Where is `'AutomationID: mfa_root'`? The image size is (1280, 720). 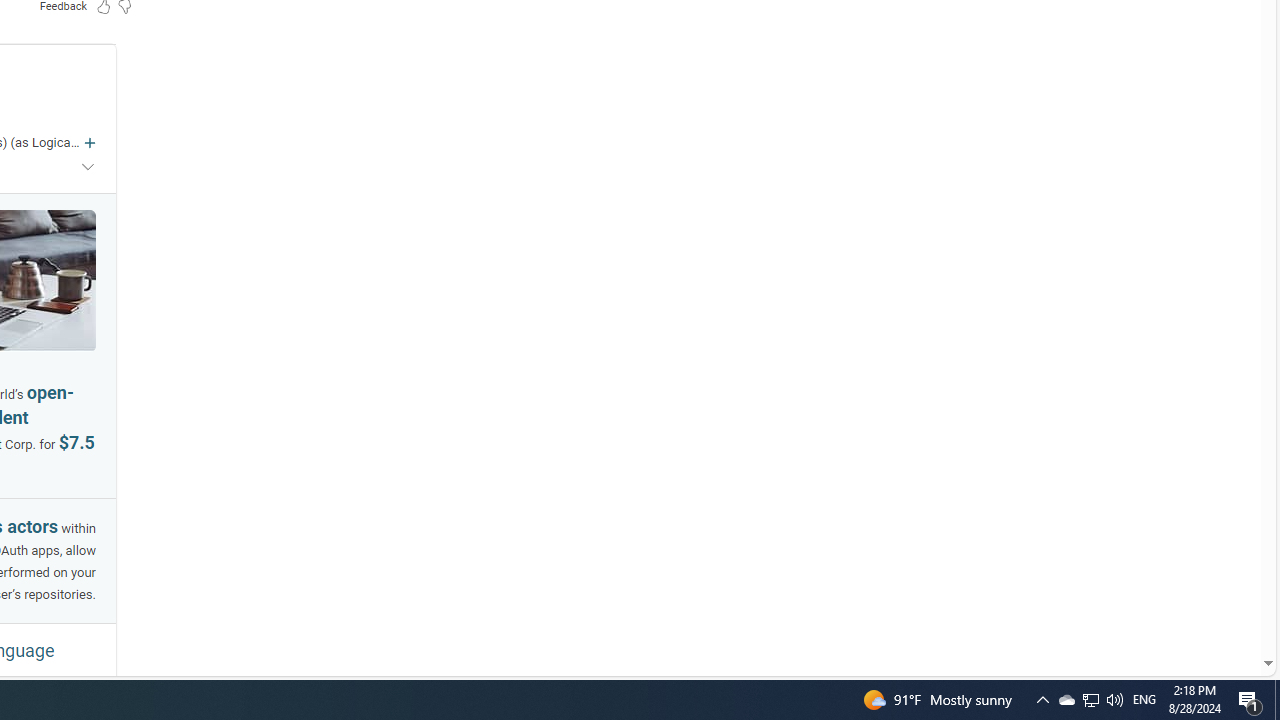
'AutomationID: mfa_root' is located at coordinates (1192, 602).